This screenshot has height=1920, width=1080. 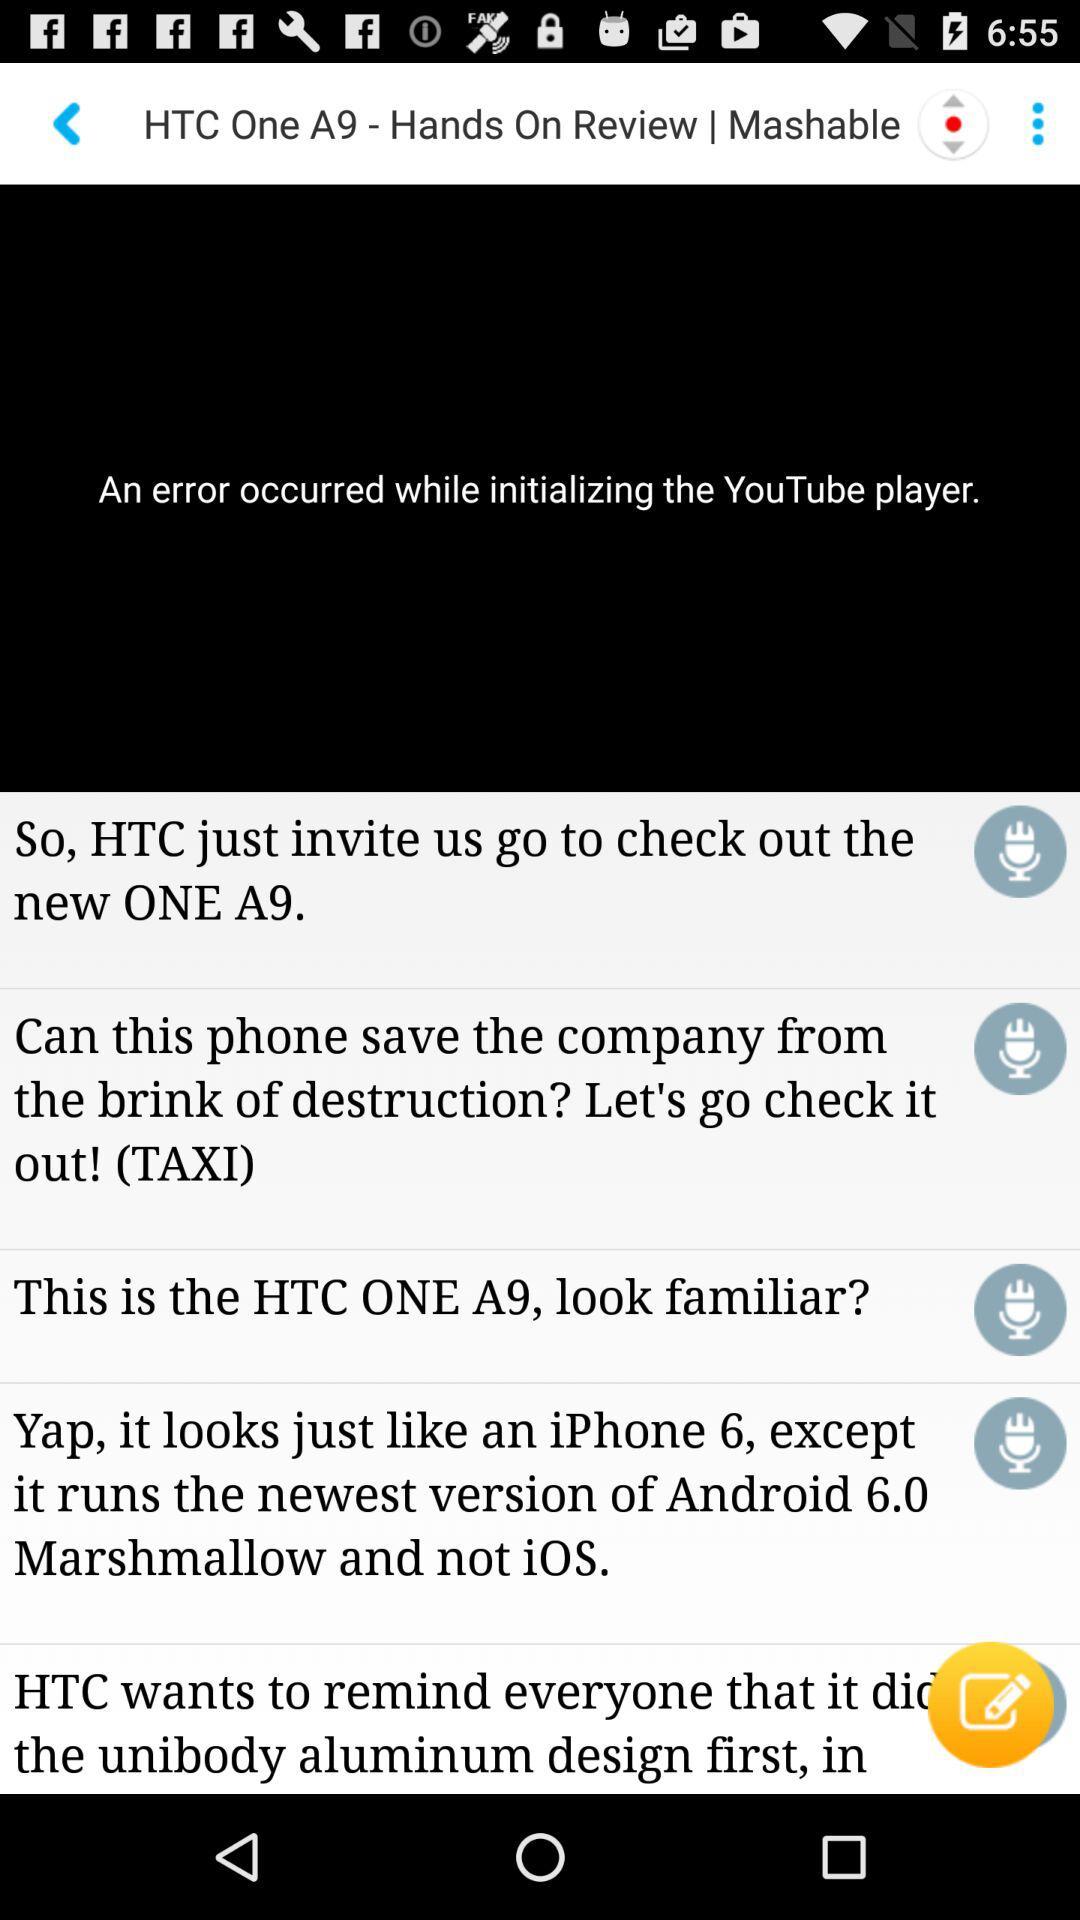 What do you see at coordinates (68, 131) in the screenshot?
I see `the arrow_backward icon` at bounding box center [68, 131].